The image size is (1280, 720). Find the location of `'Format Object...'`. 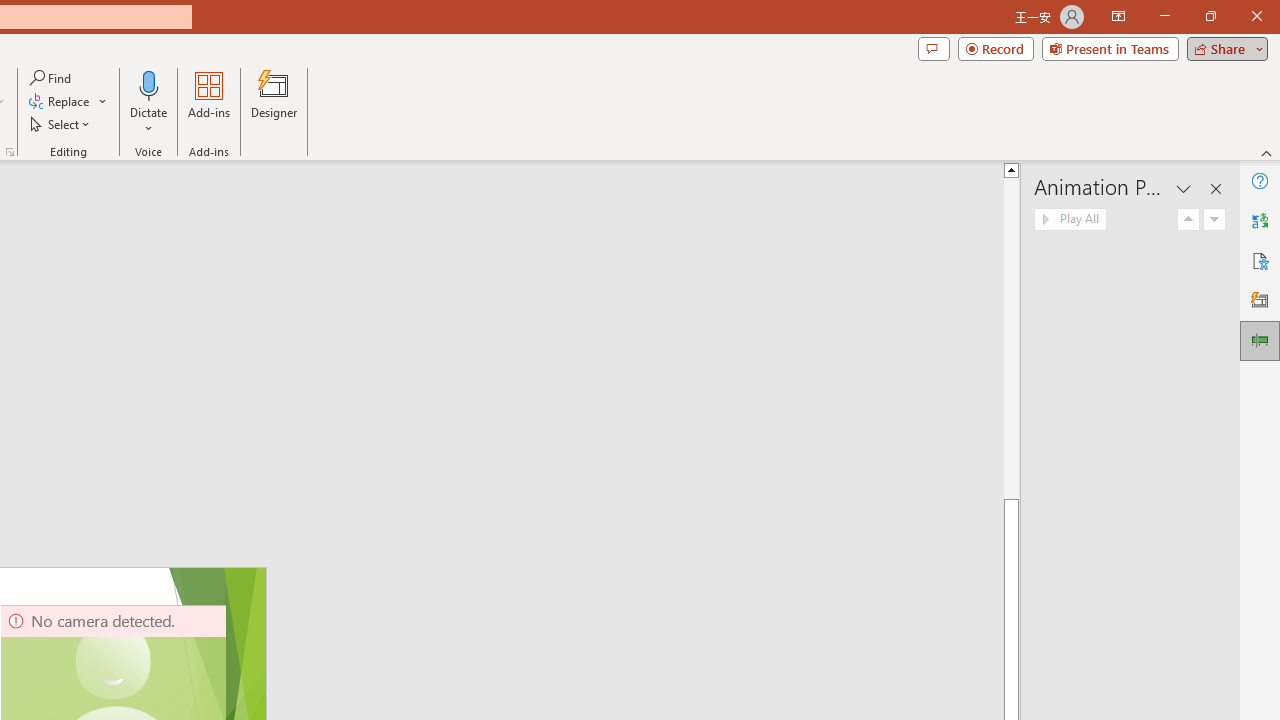

'Format Object...' is located at coordinates (10, 150).